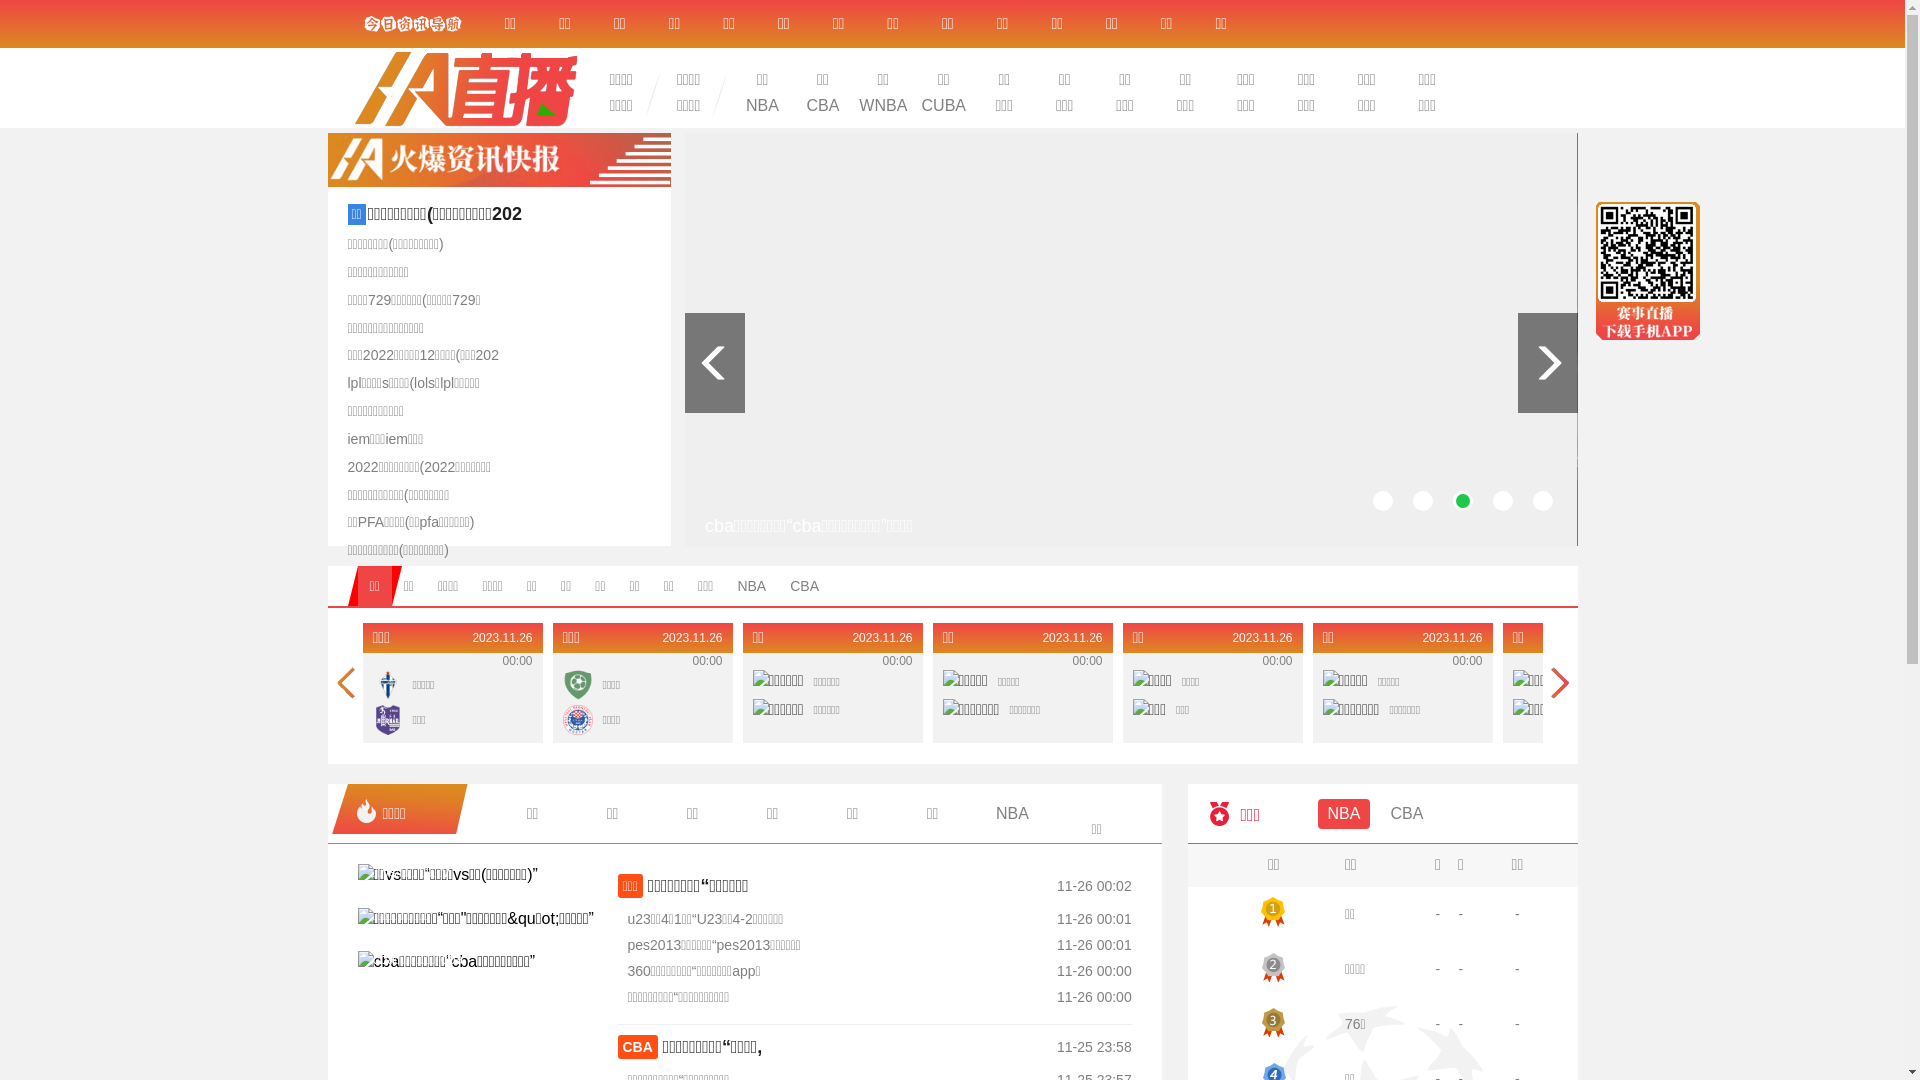  I want to click on 'WNBA', so click(882, 105).